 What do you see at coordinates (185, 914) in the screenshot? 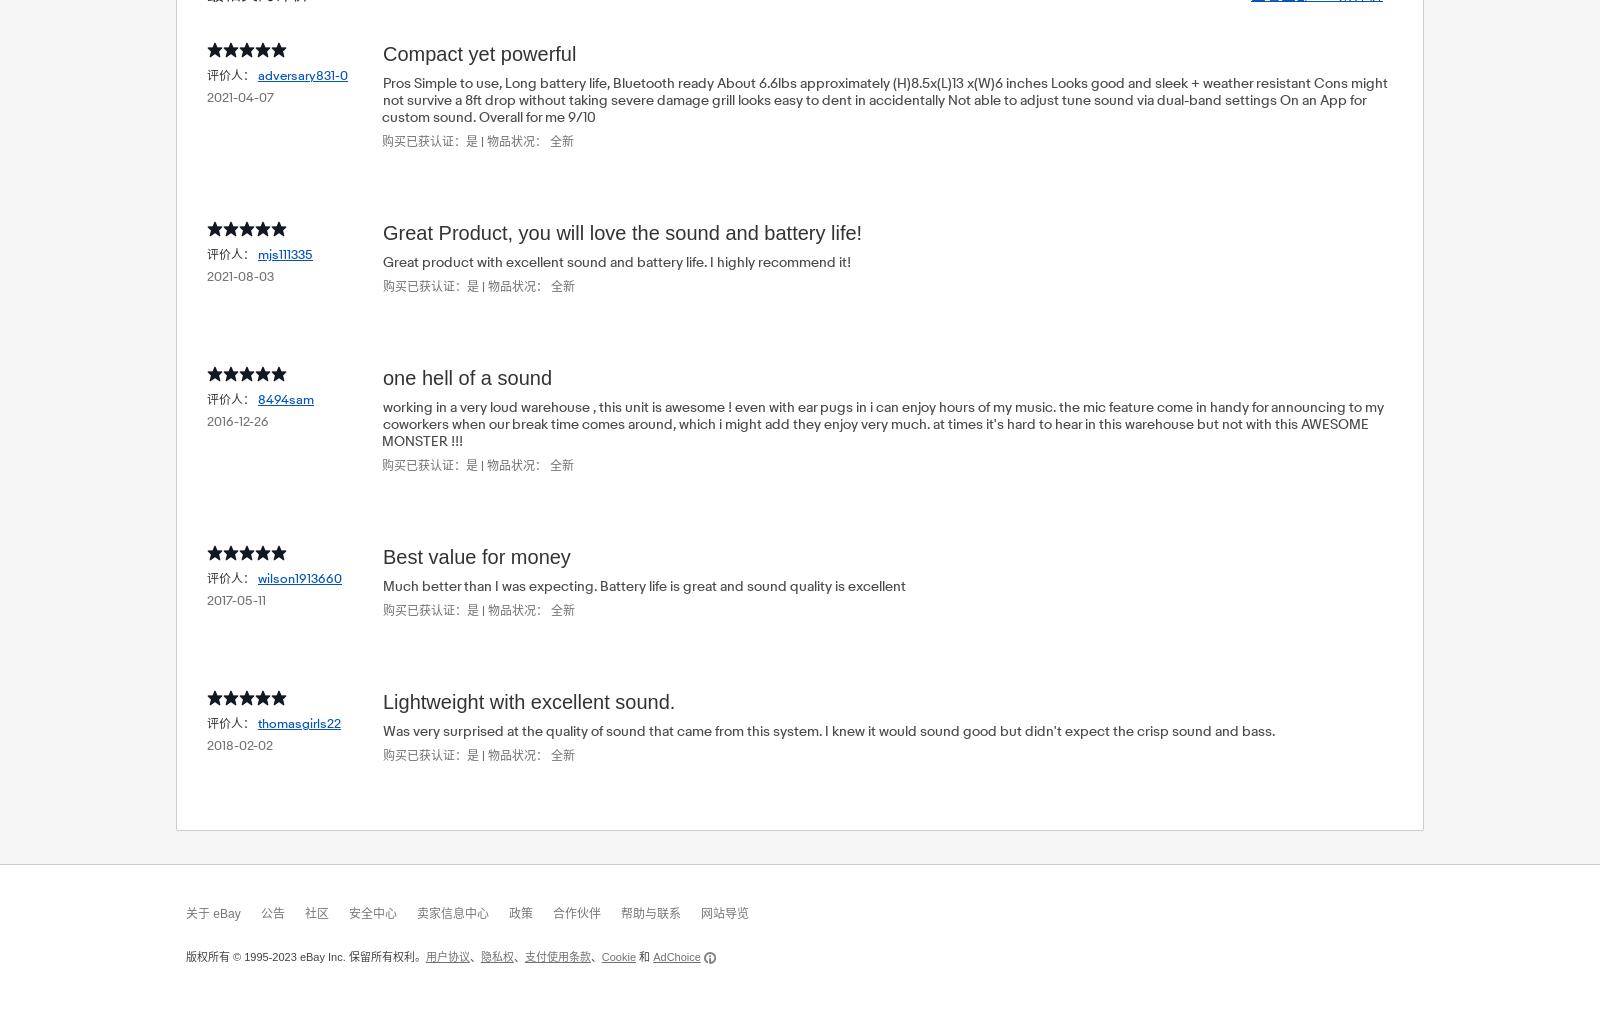
I see `'关于 eBay'` at bounding box center [185, 914].